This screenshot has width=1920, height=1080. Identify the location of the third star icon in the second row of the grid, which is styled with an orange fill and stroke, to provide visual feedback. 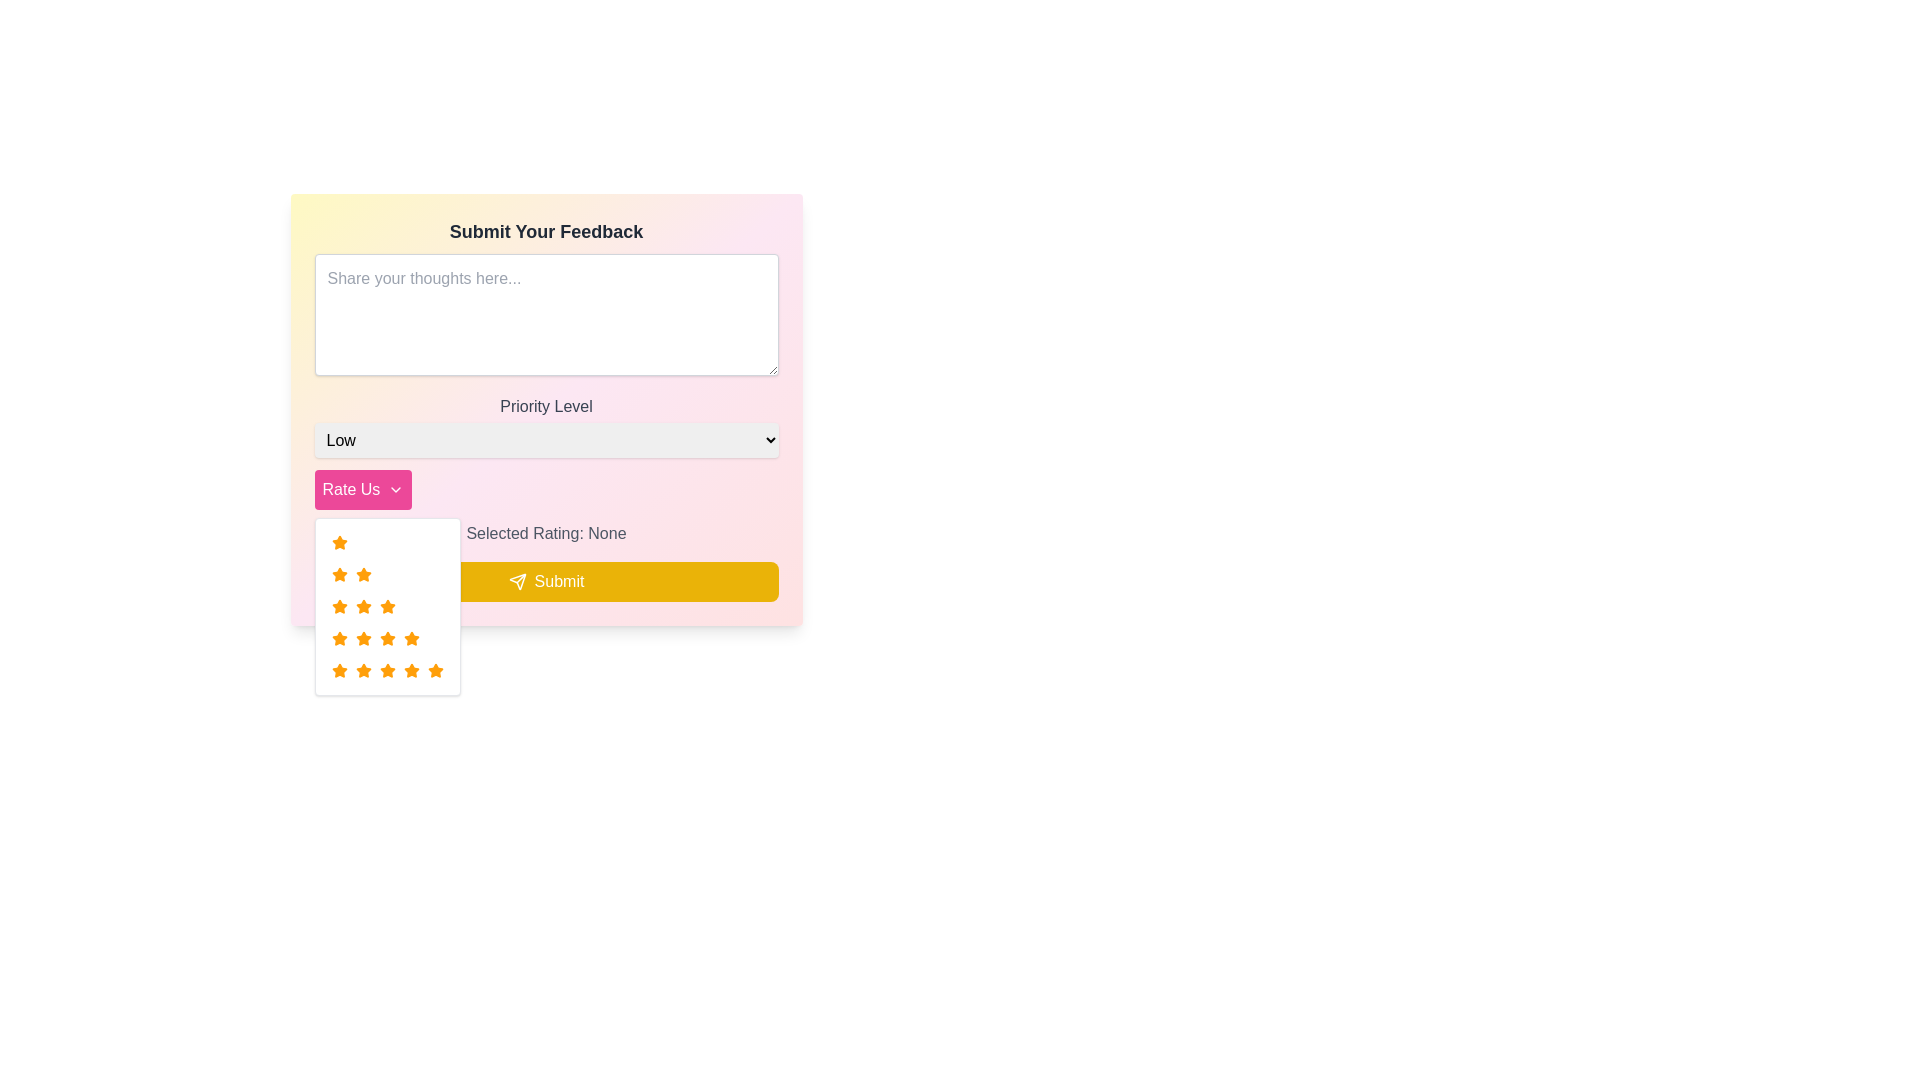
(339, 638).